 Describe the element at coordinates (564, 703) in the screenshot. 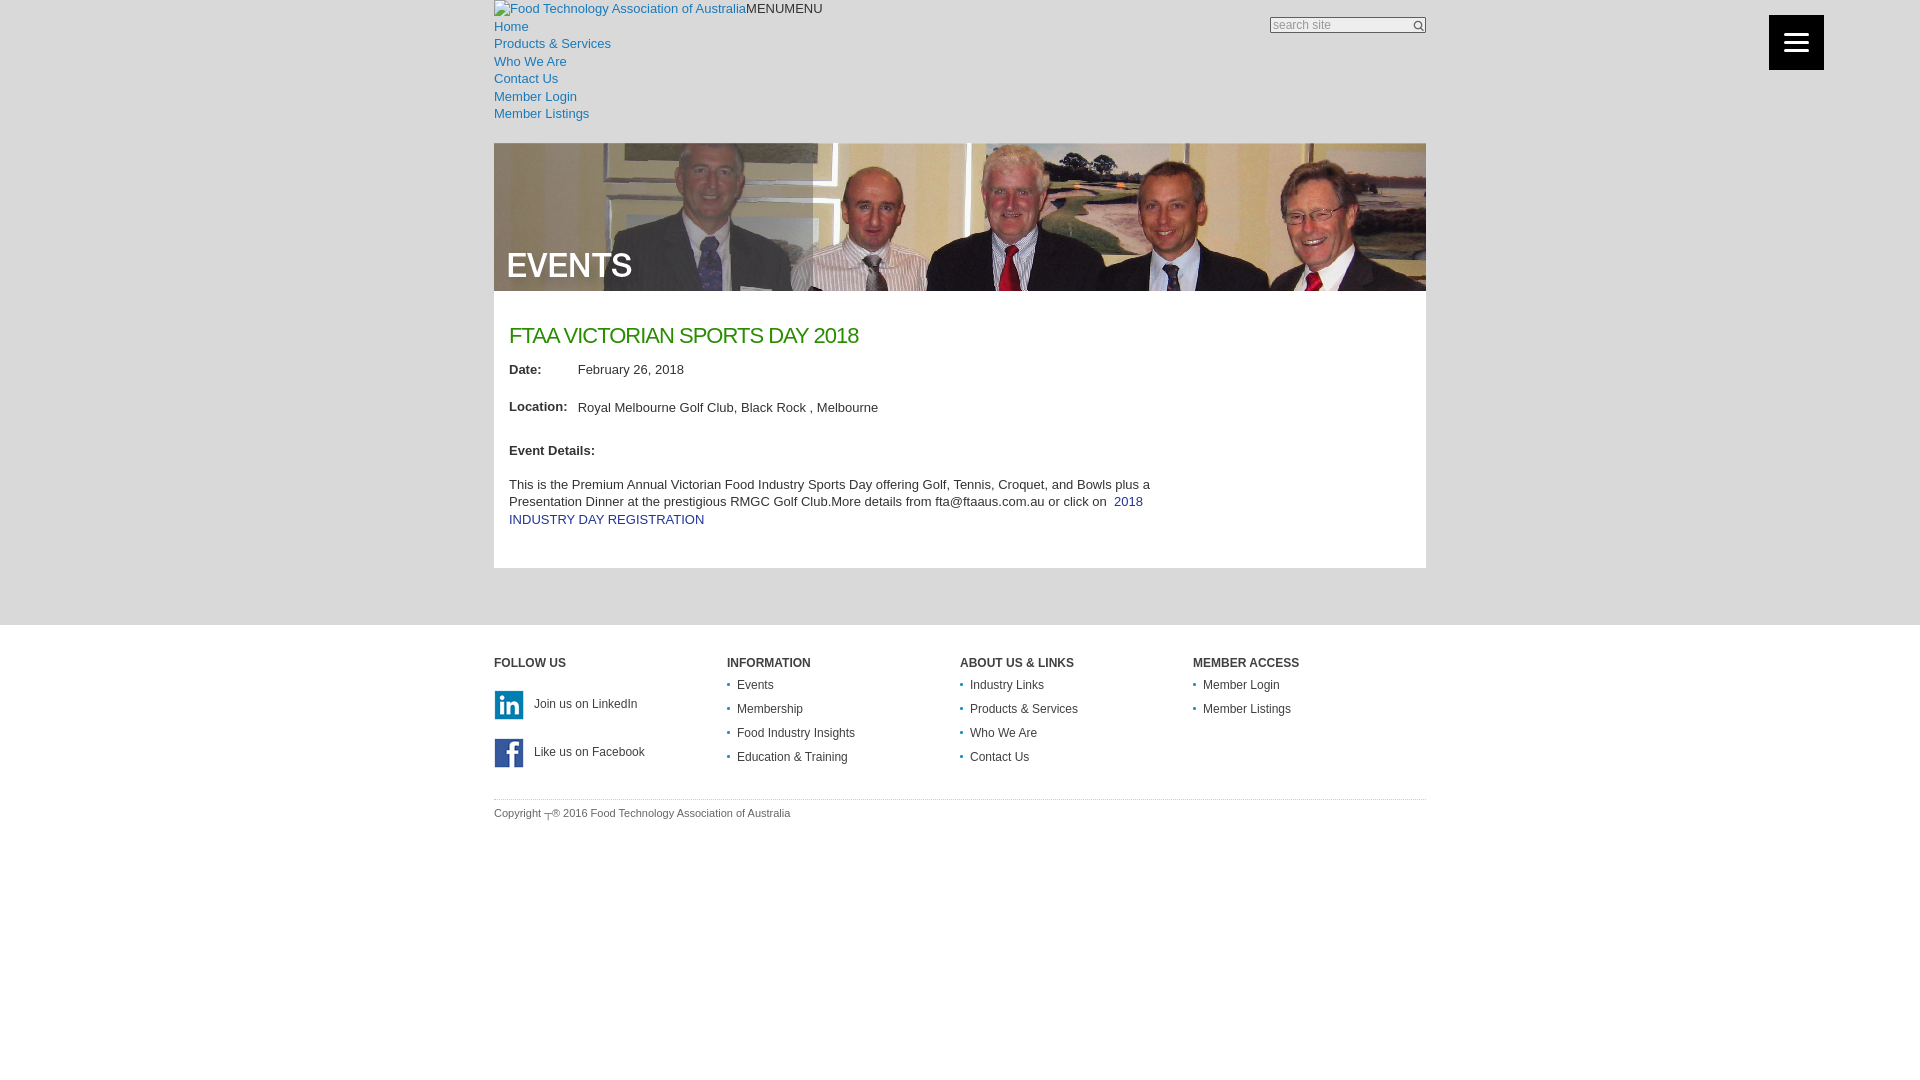

I see `'Join us on LinkedIn'` at that location.